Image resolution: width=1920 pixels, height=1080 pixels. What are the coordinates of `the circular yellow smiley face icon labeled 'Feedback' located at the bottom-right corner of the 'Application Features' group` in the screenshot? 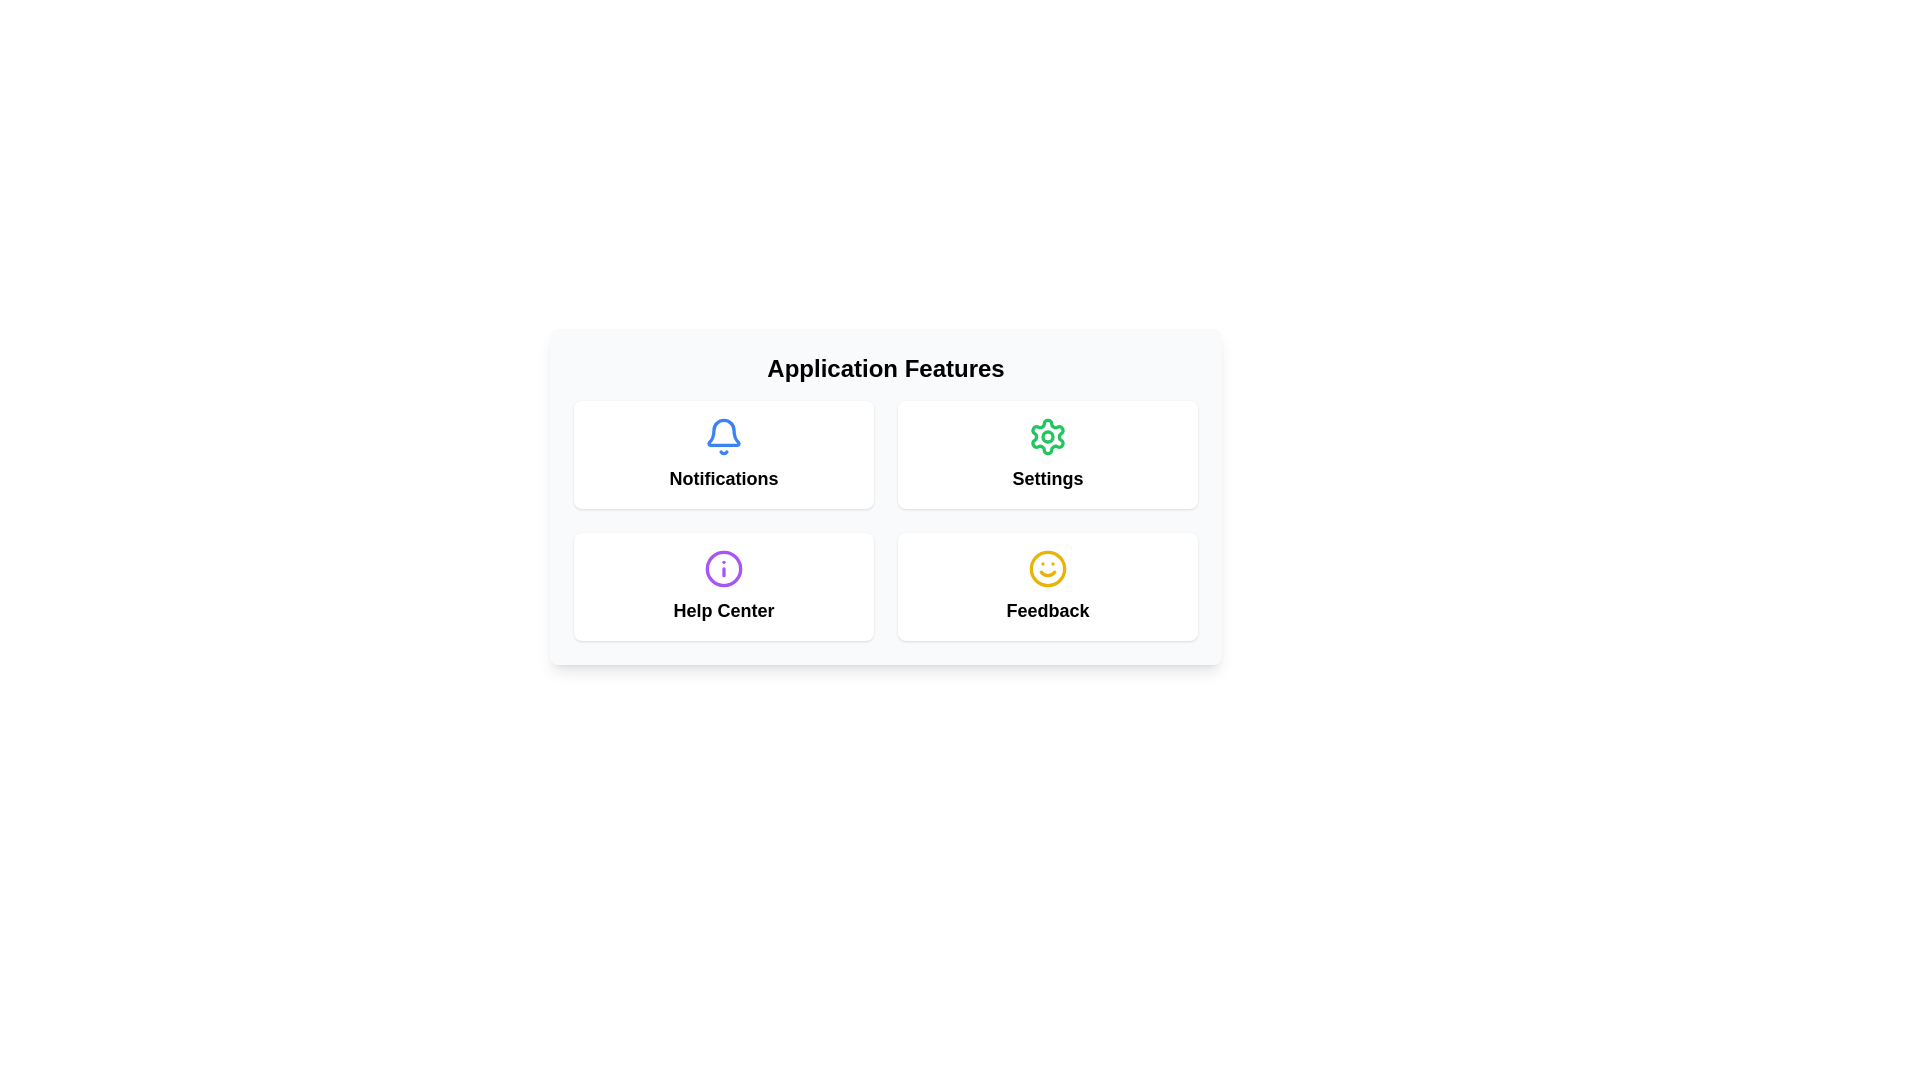 It's located at (1046, 585).